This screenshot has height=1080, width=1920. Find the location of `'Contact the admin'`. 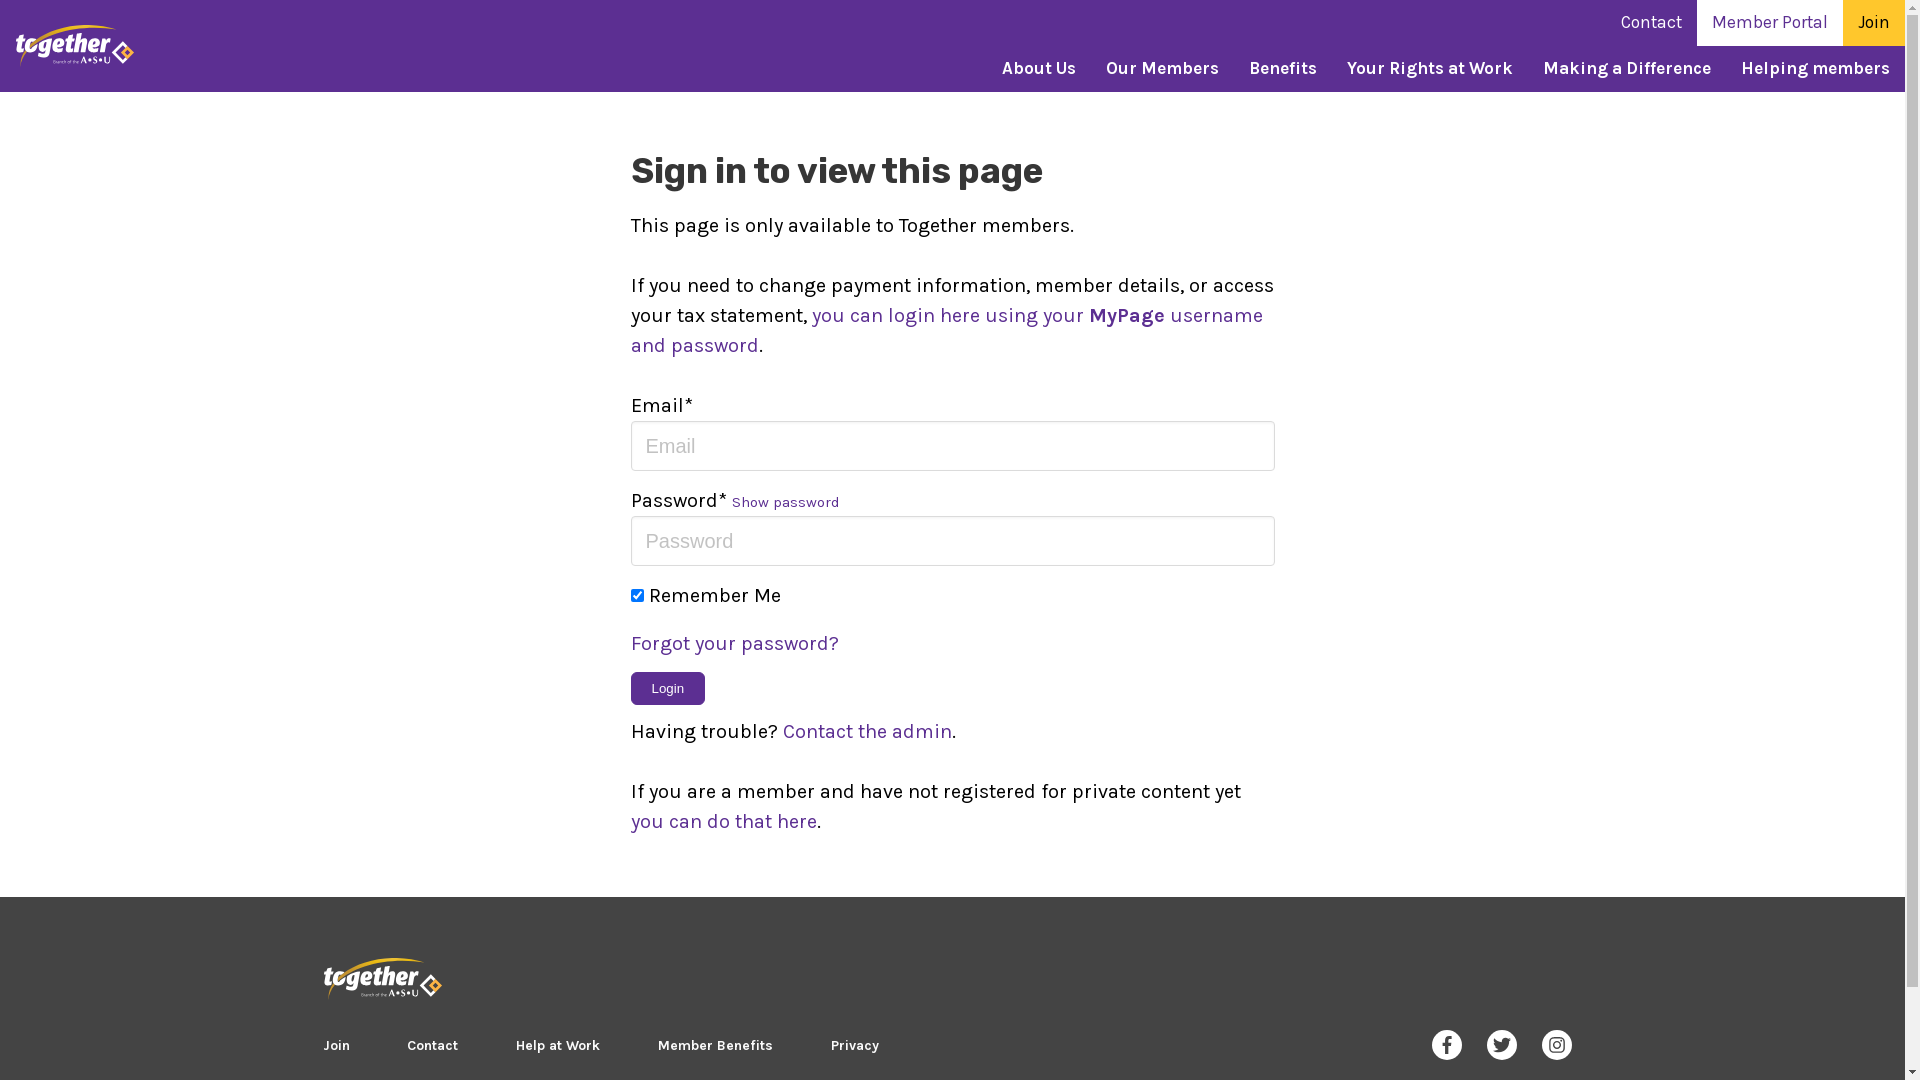

'Contact the admin' is located at coordinates (866, 731).